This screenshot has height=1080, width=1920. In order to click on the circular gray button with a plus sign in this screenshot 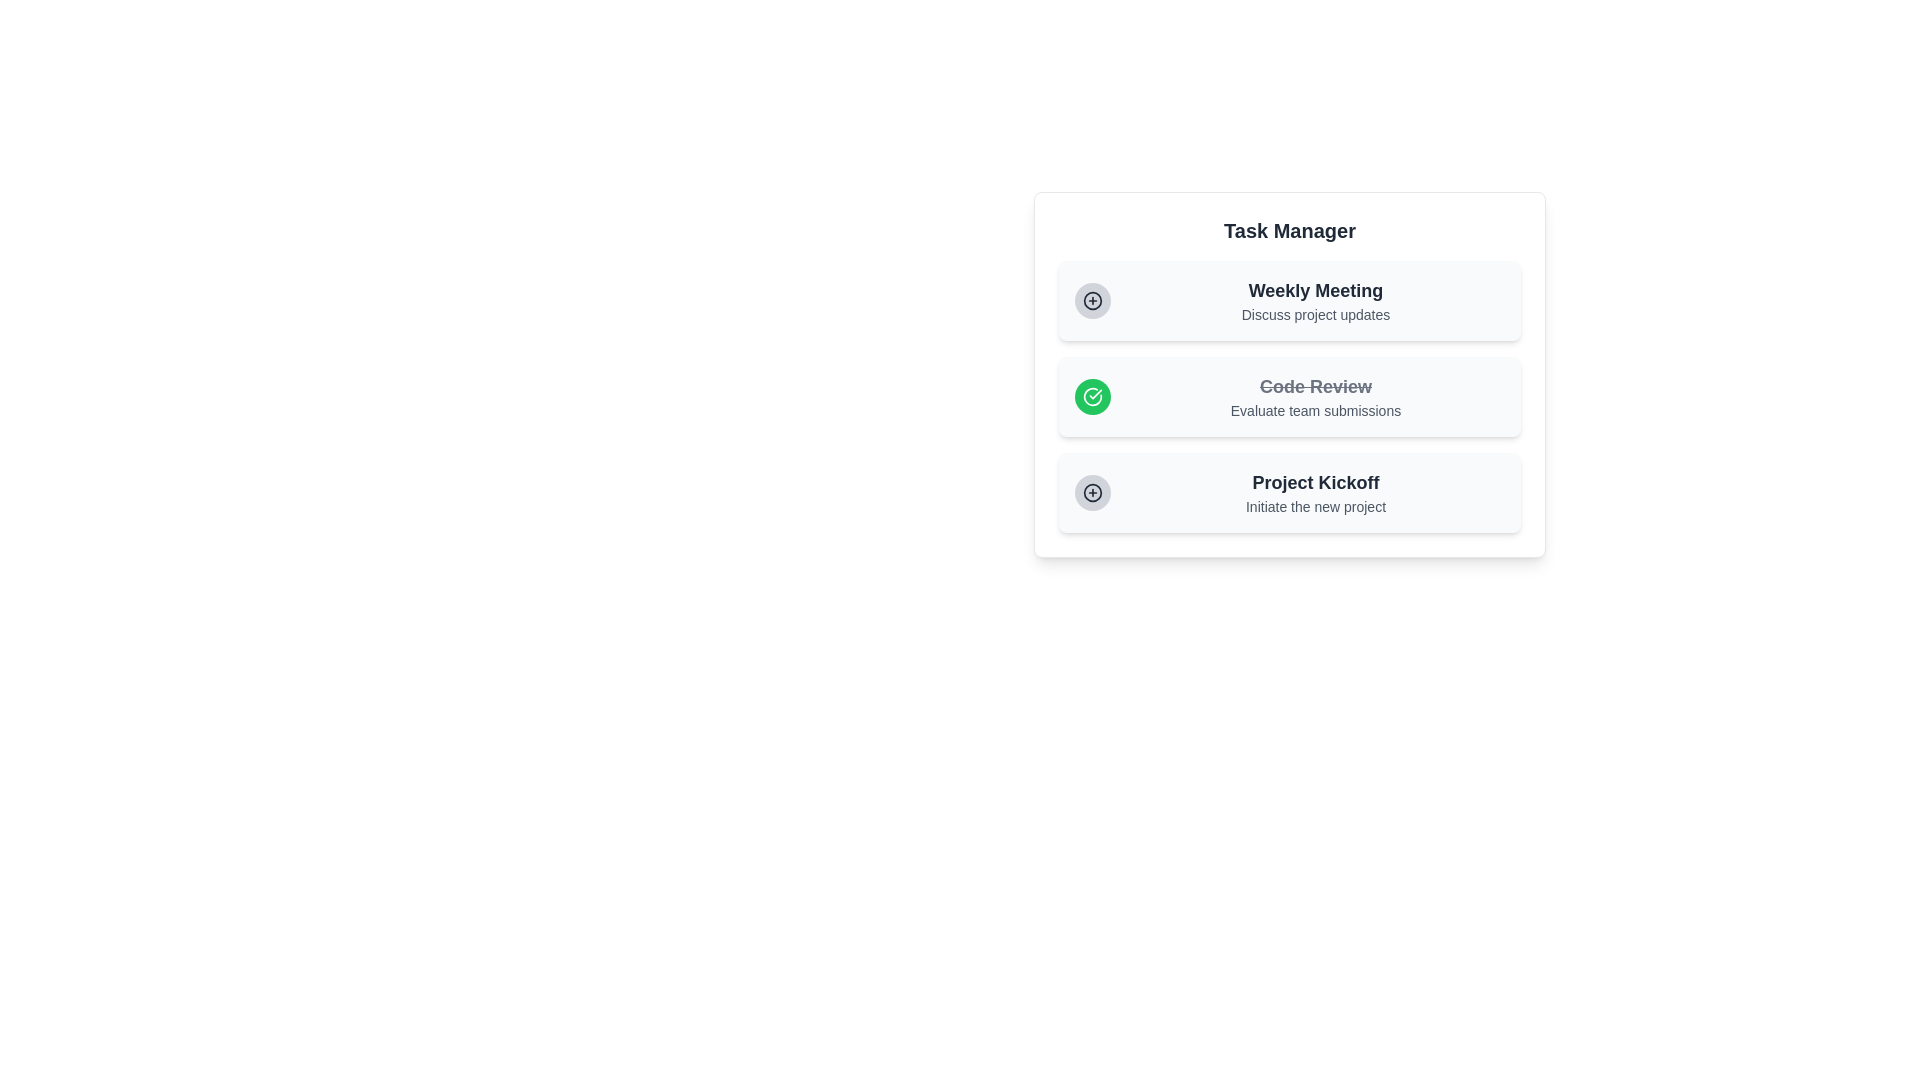, I will do `click(1092, 300)`.